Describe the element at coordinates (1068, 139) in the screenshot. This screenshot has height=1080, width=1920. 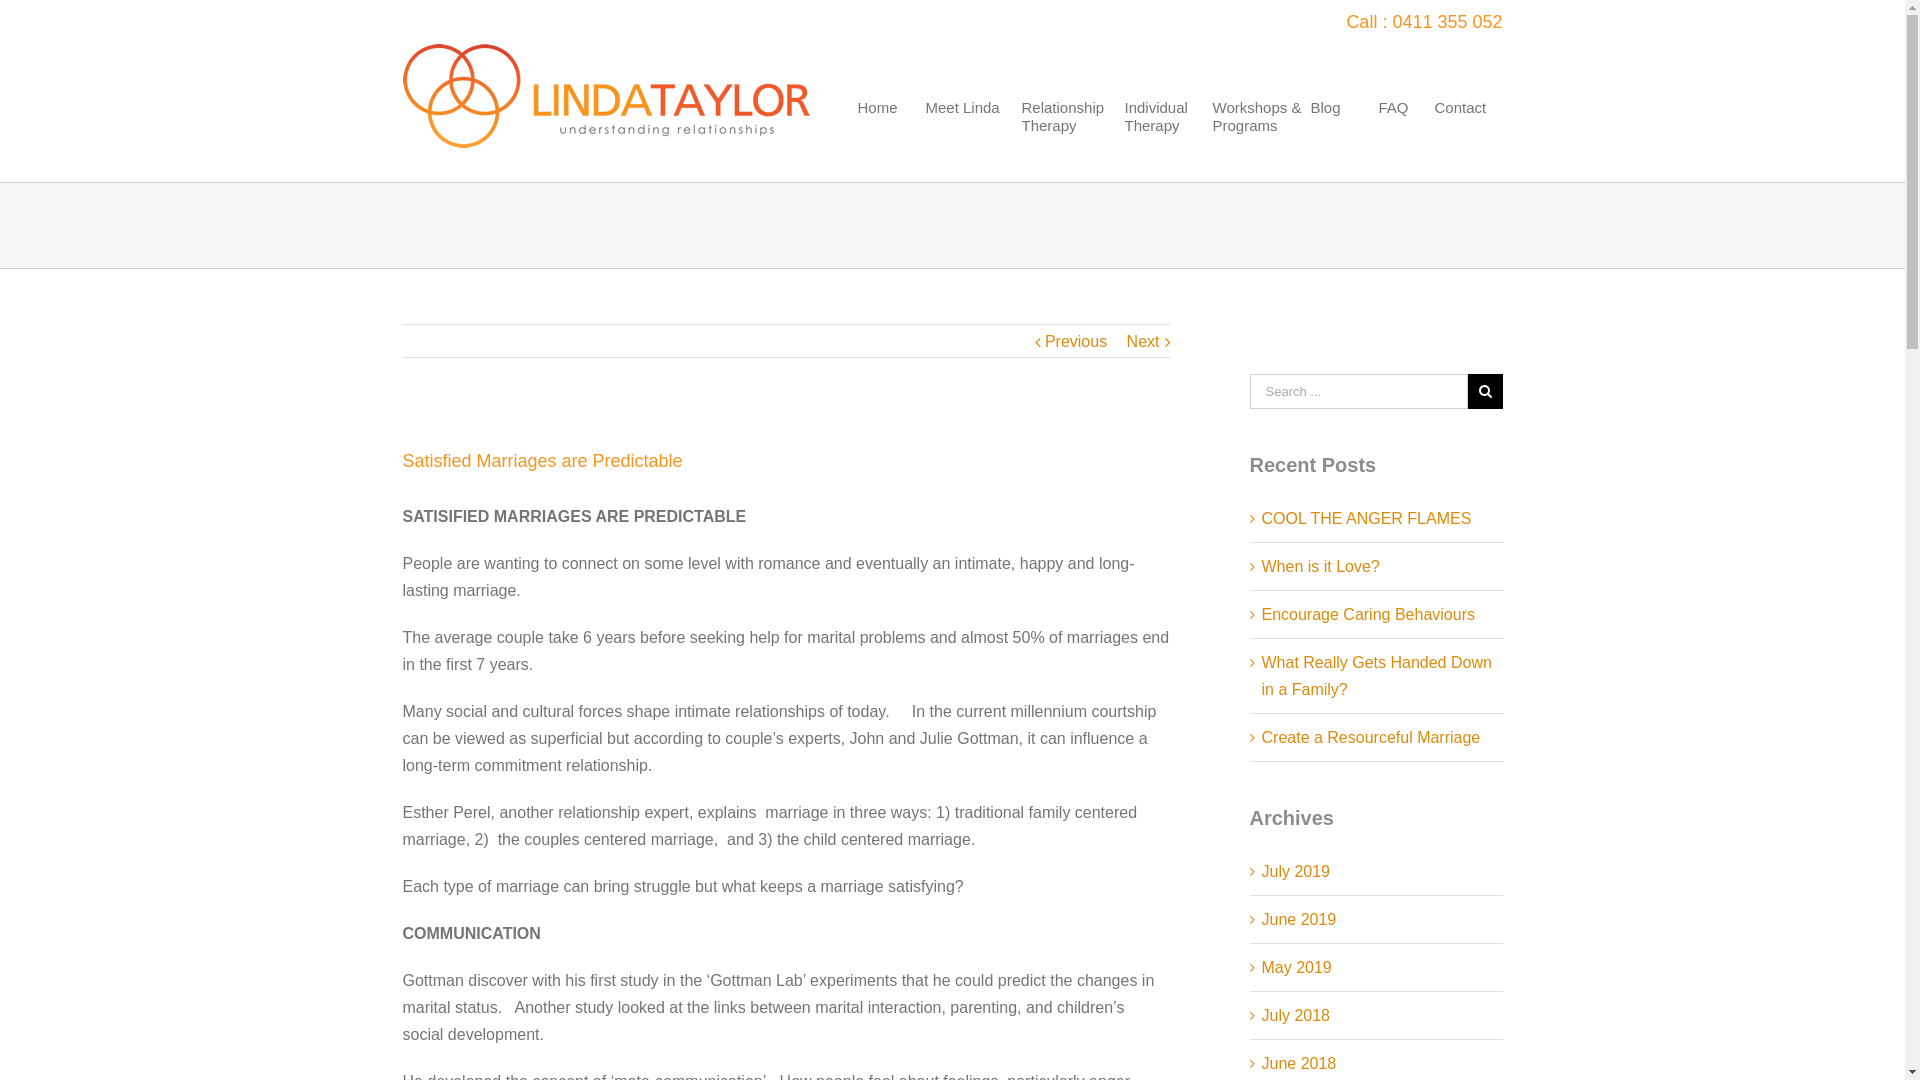
I see `'Relationship Therapy'` at that location.